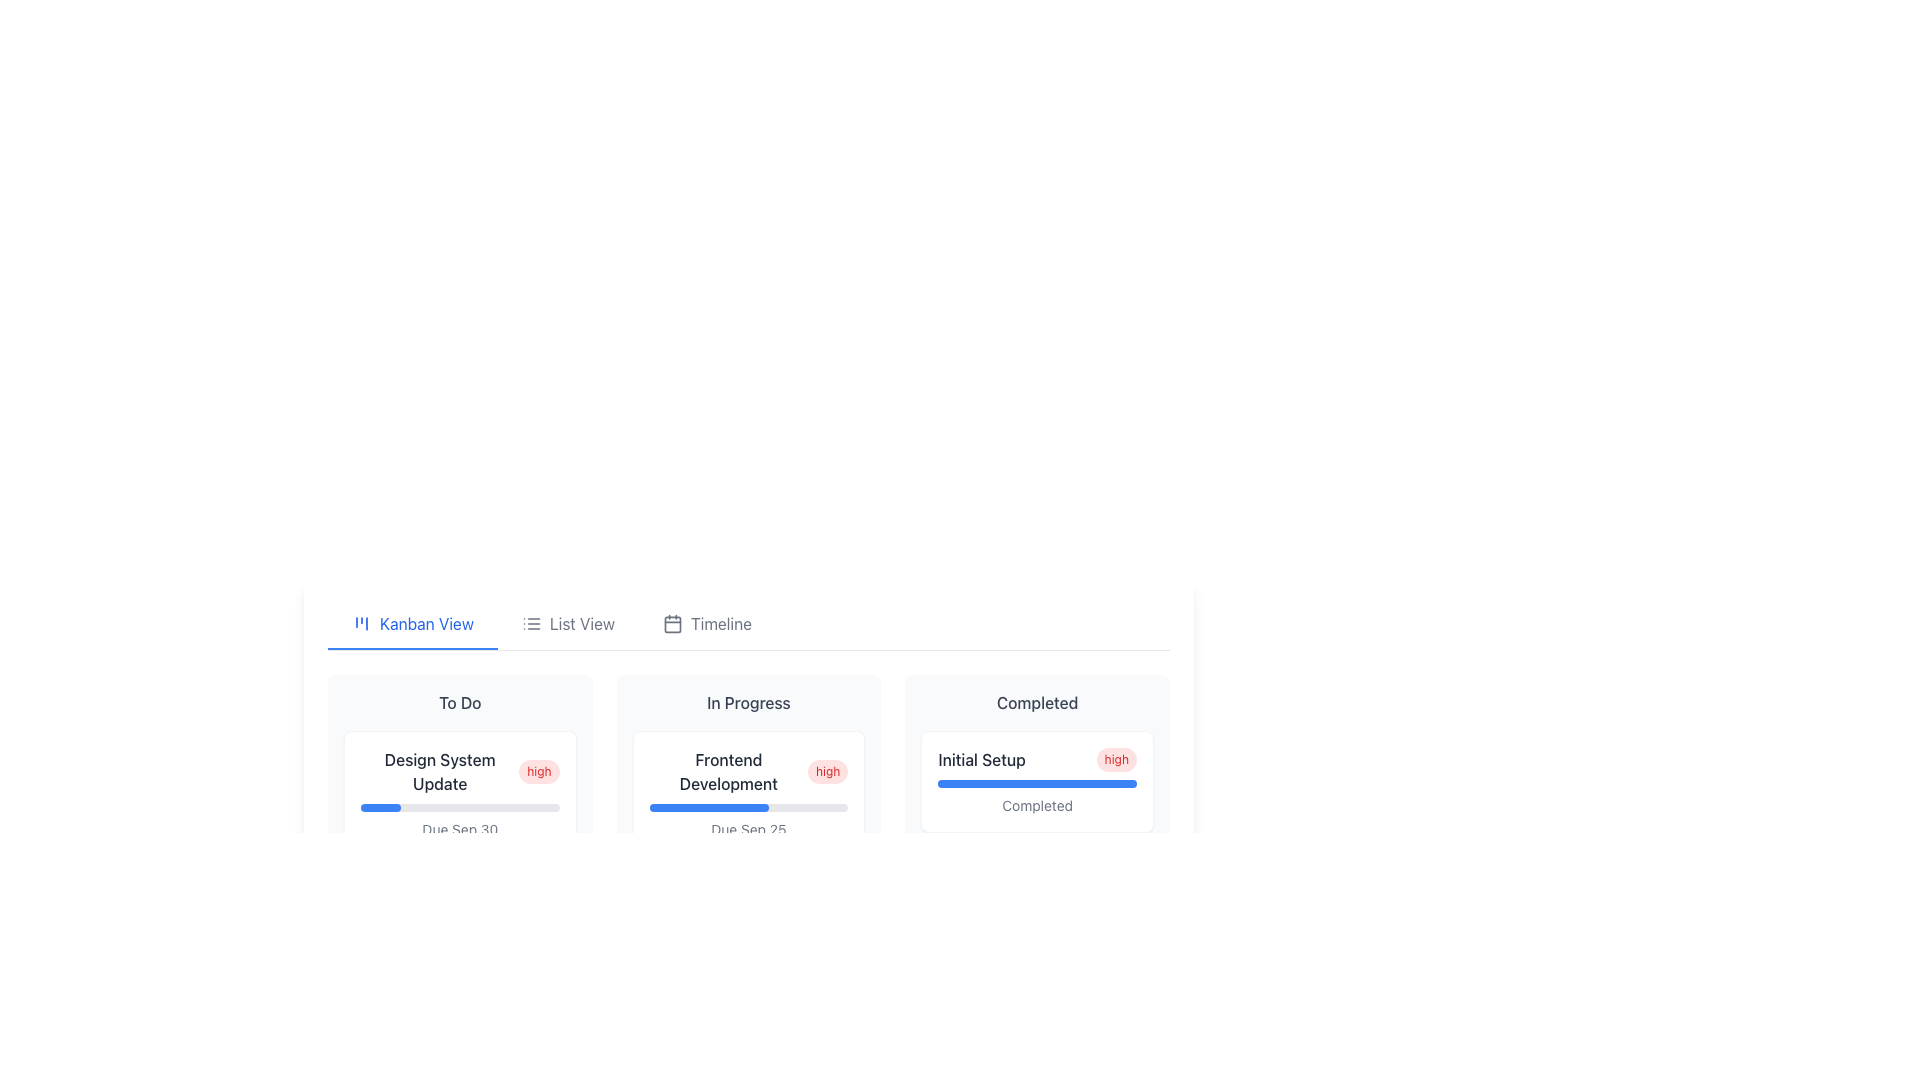 This screenshot has width=1920, height=1080. Describe the element at coordinates (672, 623) in the screenshot. I see `the 'Timeline' icon in the navigation bar, which is located to the left of its text label and between 'Kanban View' and 'List View'` at that location.